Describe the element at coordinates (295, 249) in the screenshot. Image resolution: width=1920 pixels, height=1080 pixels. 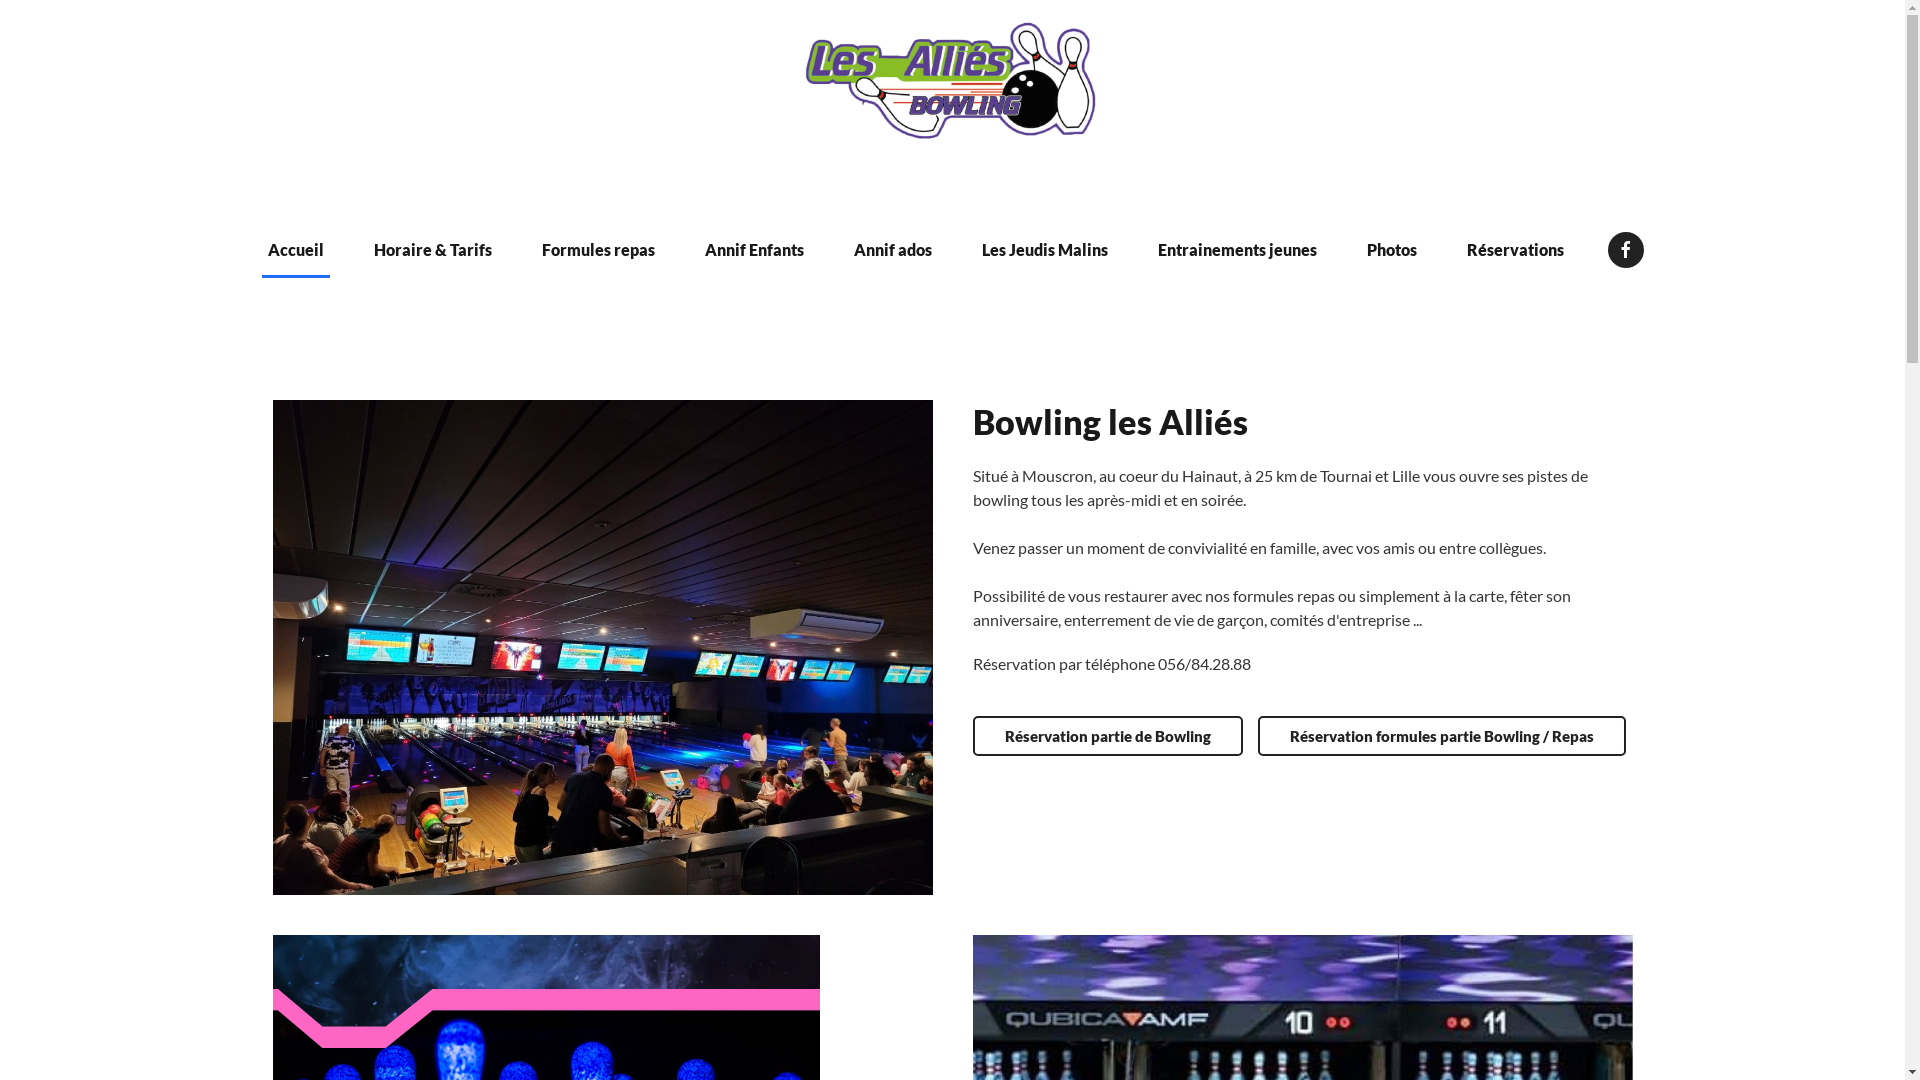
I see `'Accueil'` at that location.